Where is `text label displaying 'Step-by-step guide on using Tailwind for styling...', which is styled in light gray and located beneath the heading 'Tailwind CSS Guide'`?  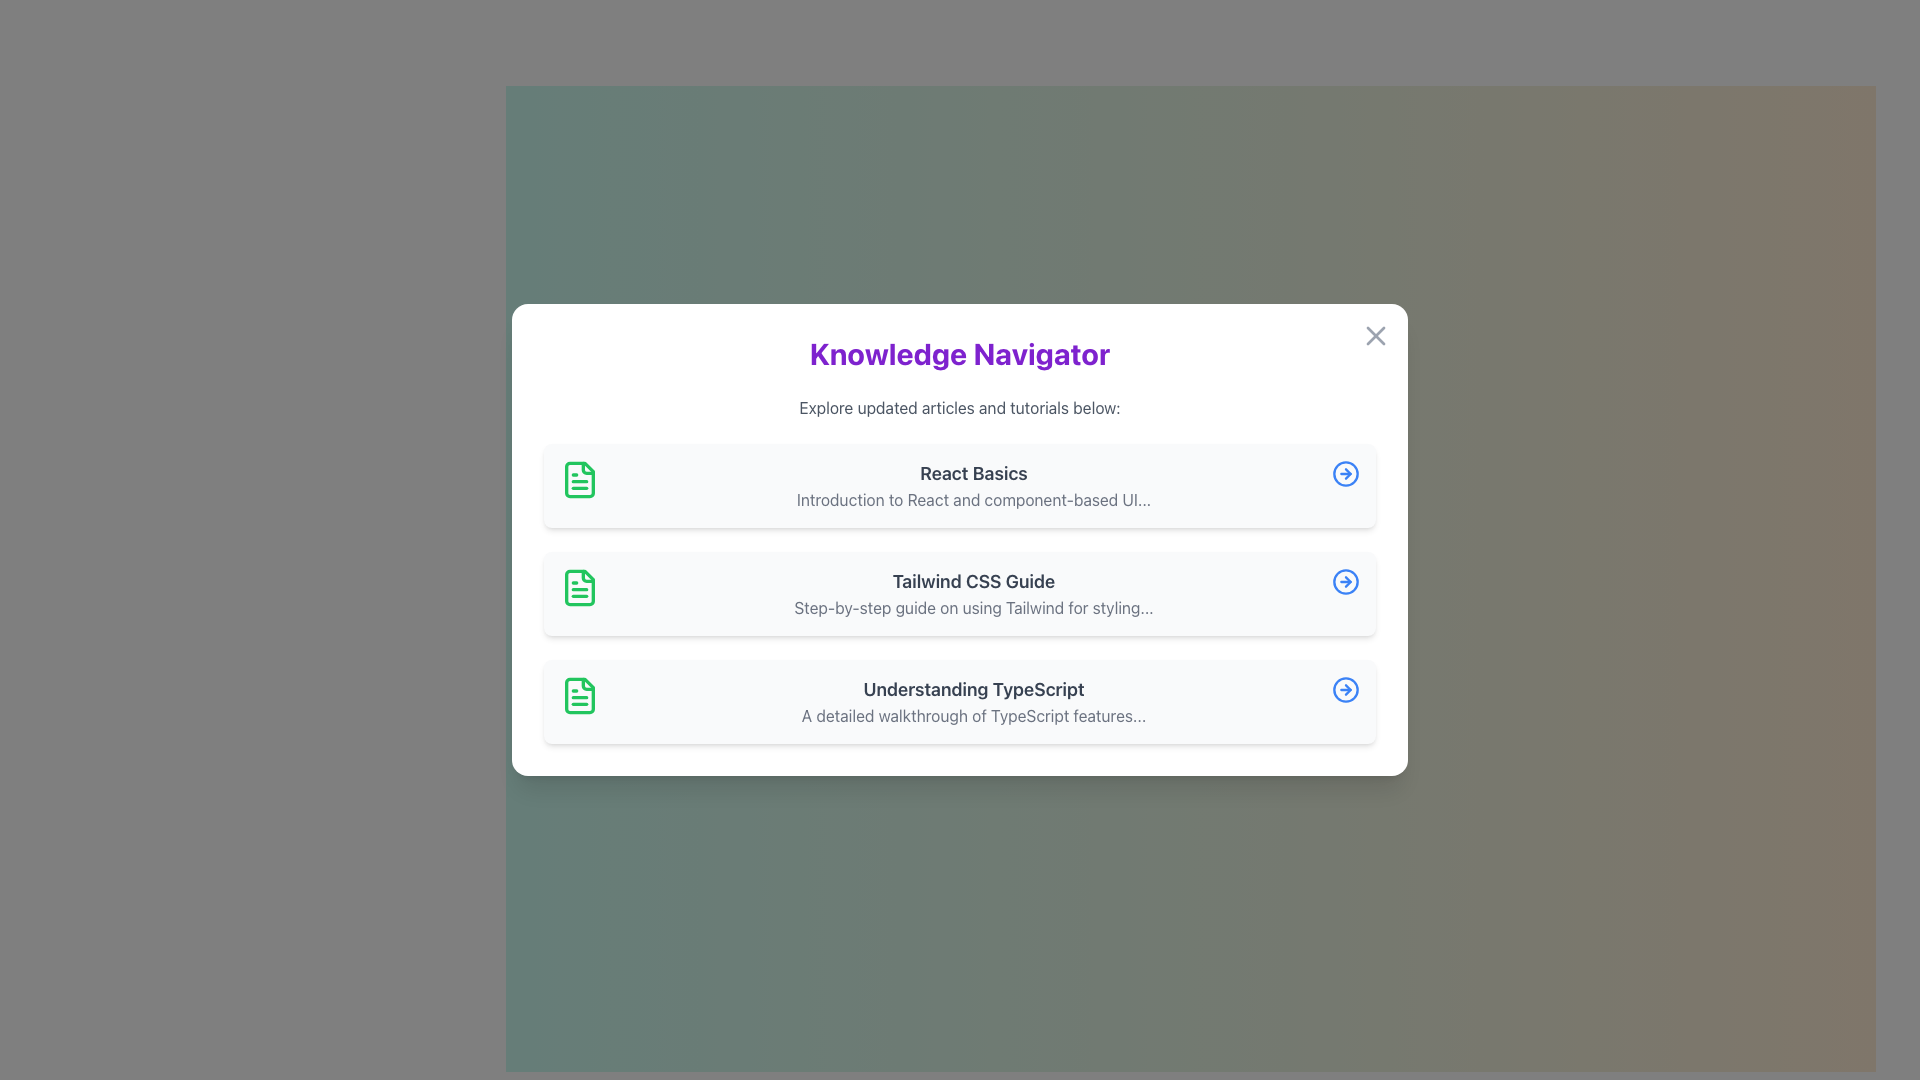 text label displaying 'Step-by-step guide on using Tailwind for styling...', which is styled in light gray and located beneath the heading 'Tailwind CSS Guide' is located at coordinates (974, 607).